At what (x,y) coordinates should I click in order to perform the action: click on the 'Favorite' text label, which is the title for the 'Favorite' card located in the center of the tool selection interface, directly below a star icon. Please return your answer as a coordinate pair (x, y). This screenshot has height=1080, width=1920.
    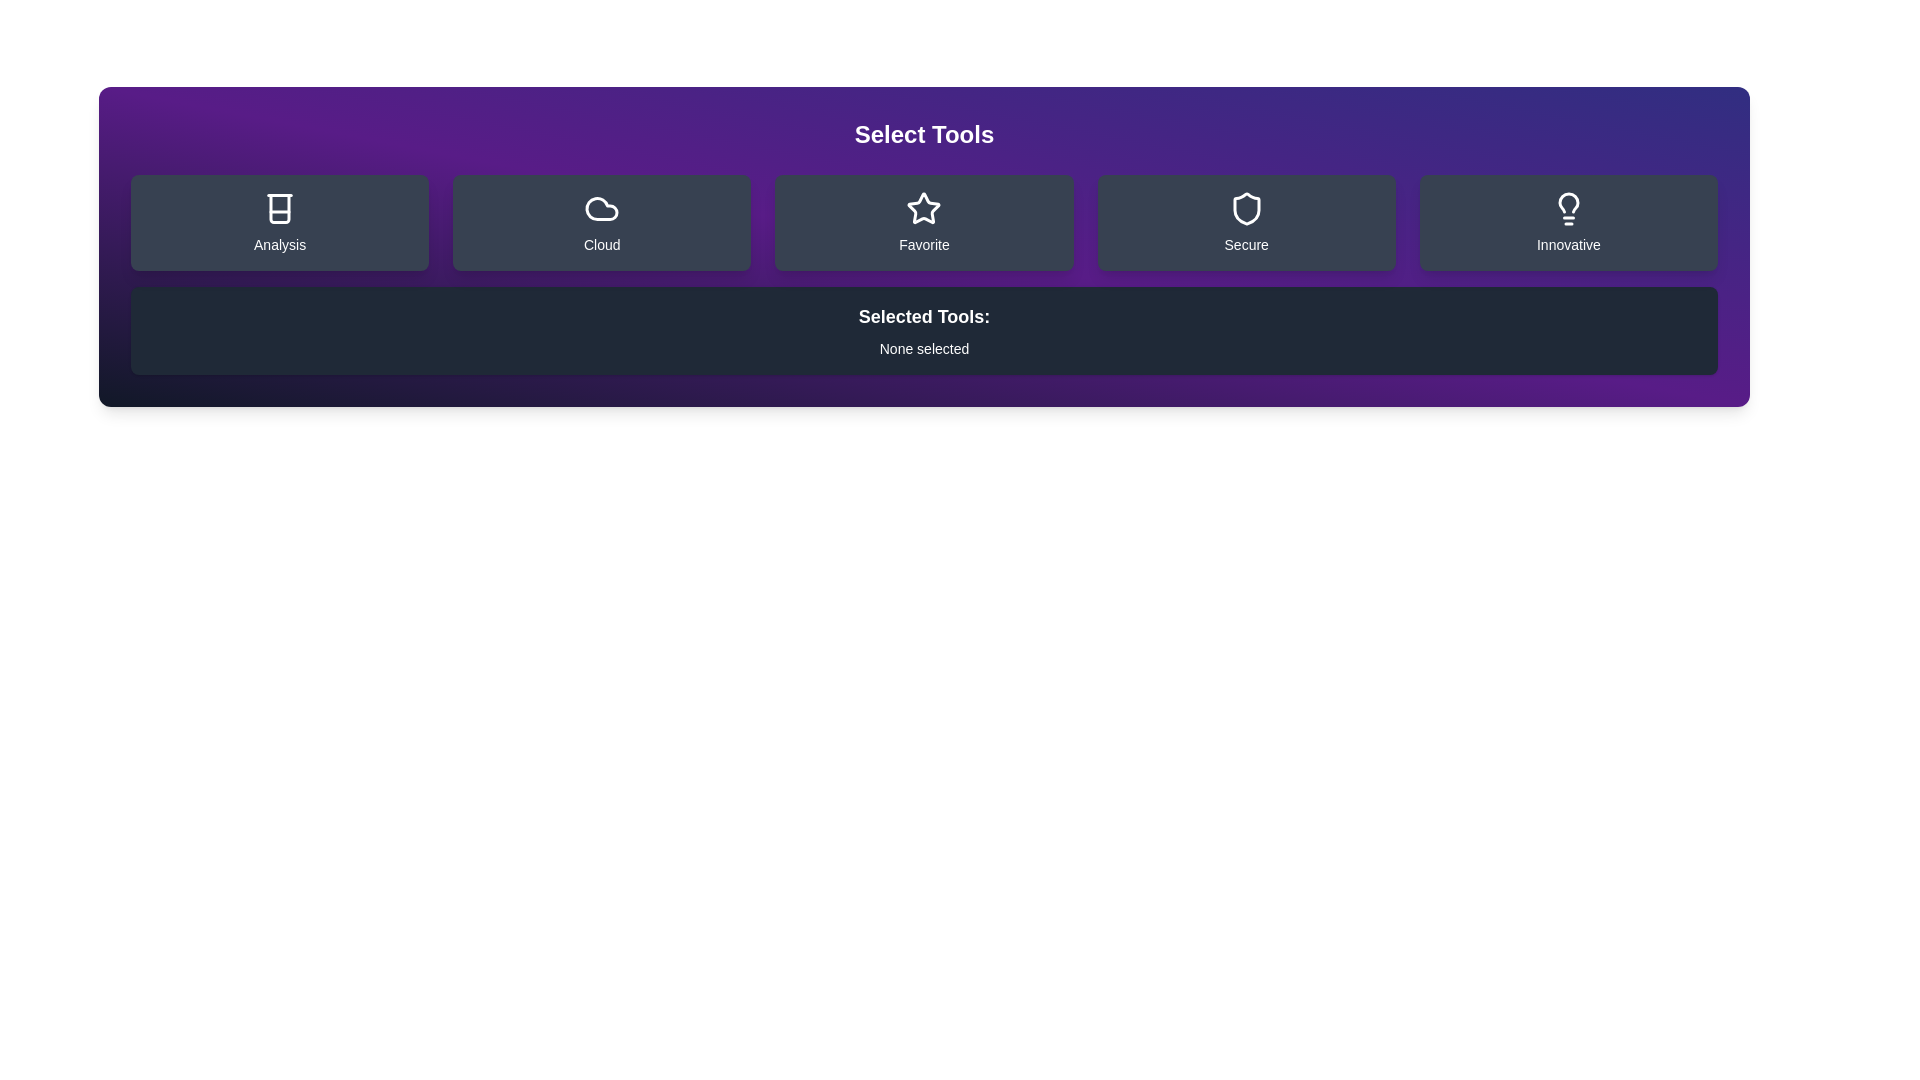
    Looking at the image, I should click on (923, 244).